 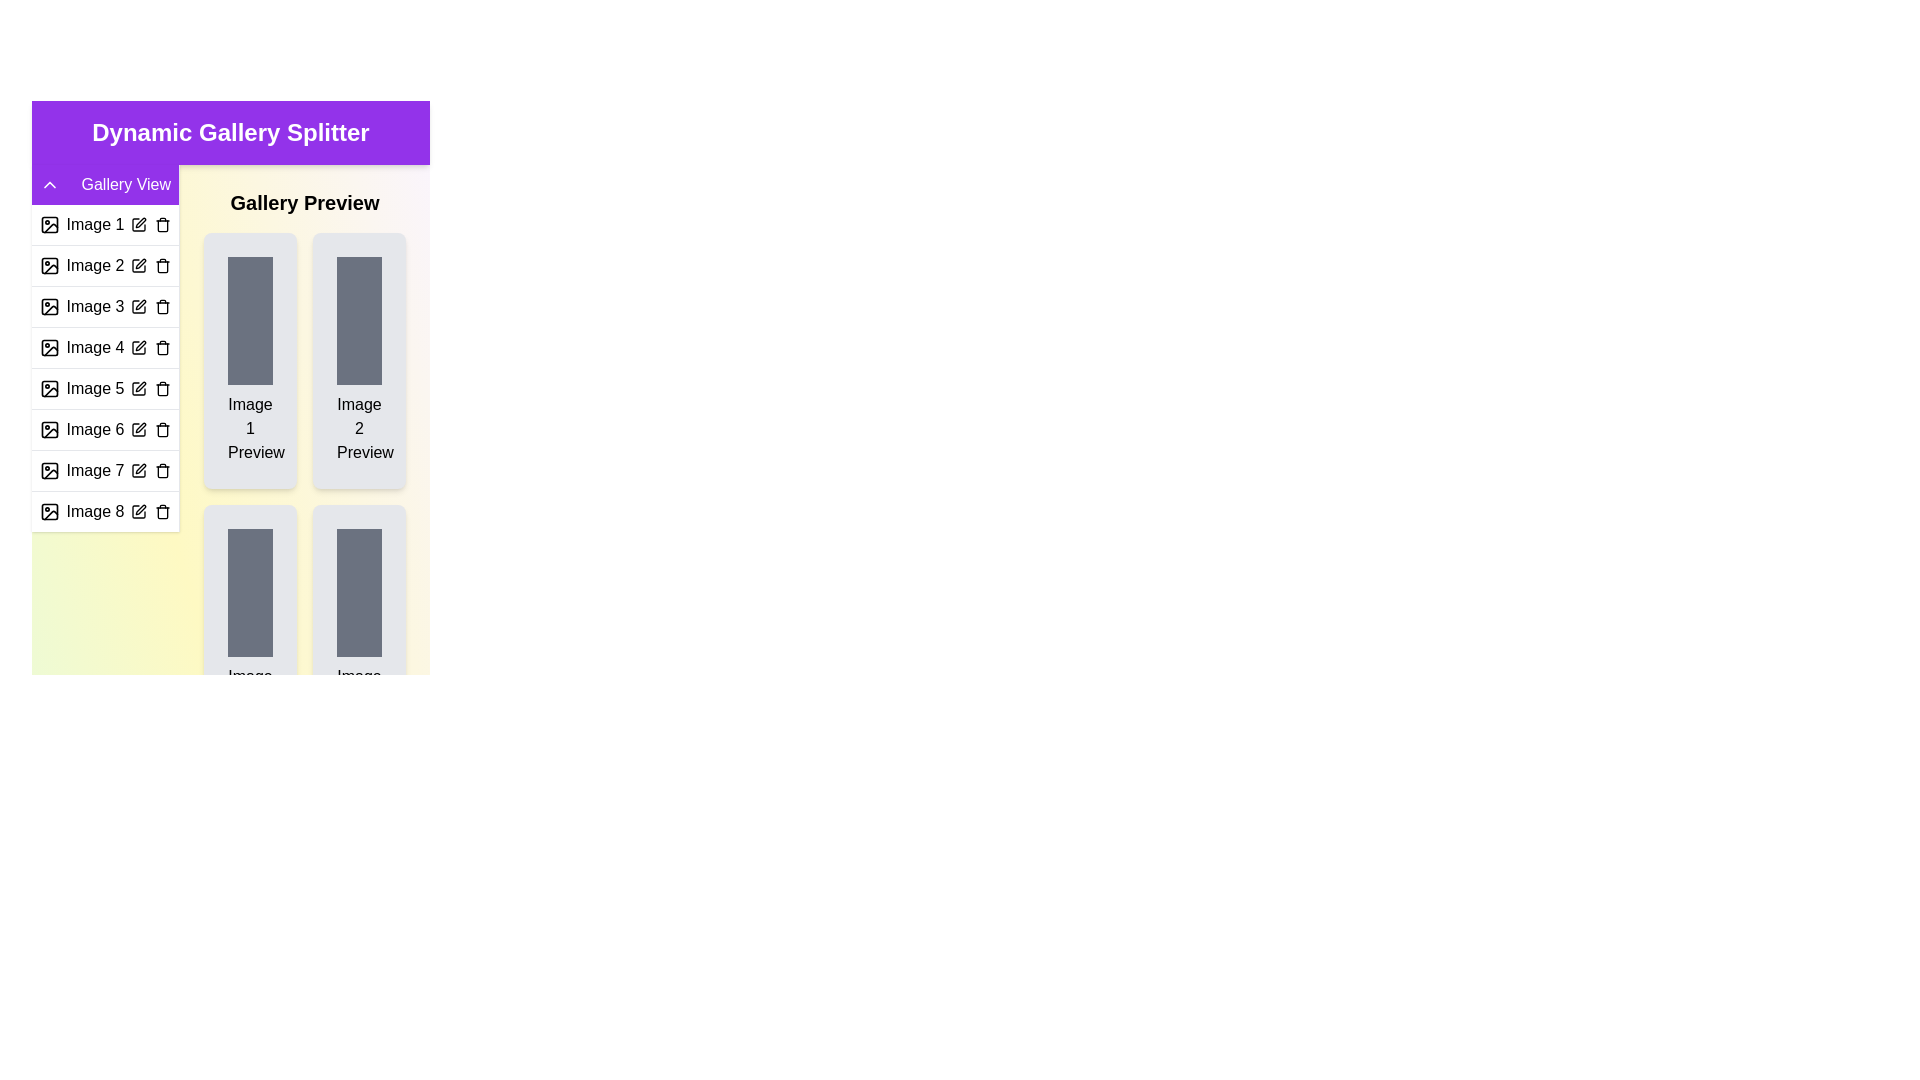 I want to click on the sixth row element labeled 'Image 6' in the Gallery View section, so click(x=104, y=428).